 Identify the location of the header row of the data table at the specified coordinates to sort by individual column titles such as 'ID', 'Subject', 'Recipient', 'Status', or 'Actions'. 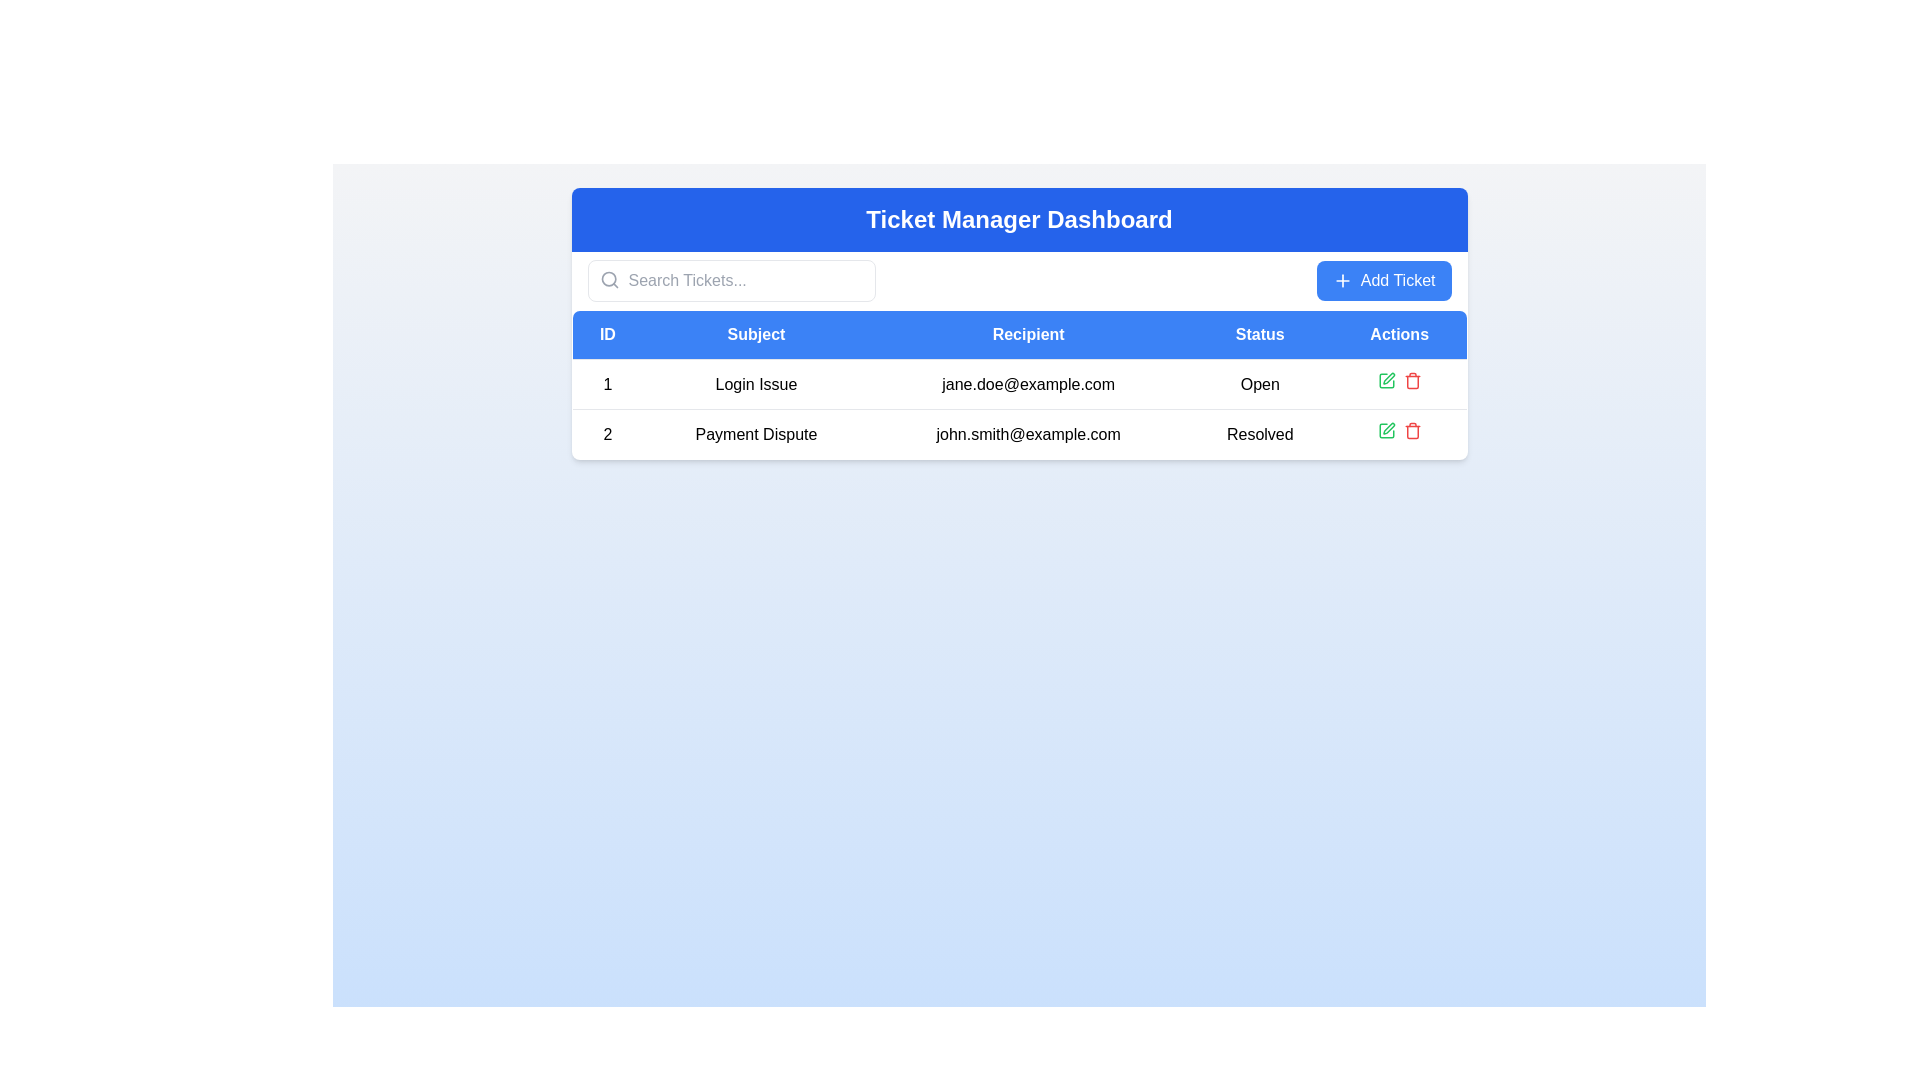
(1019, 334).